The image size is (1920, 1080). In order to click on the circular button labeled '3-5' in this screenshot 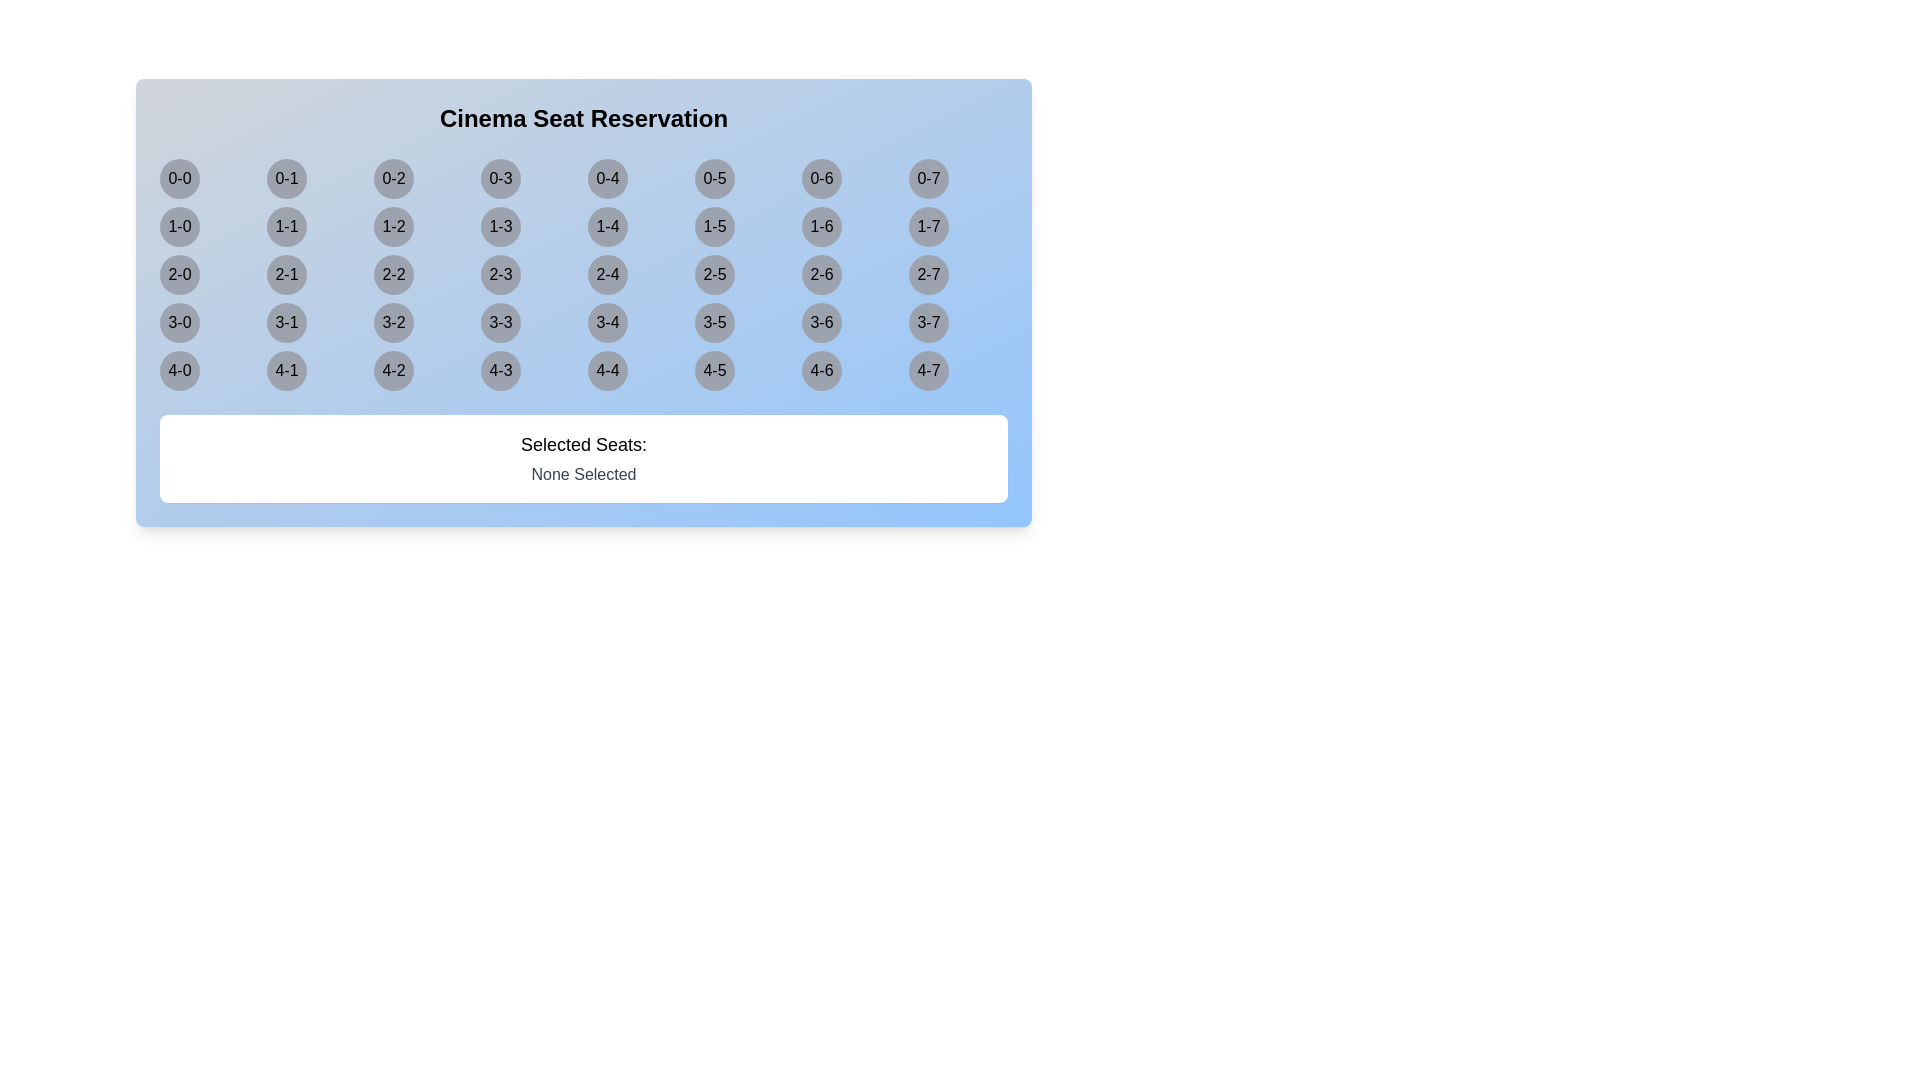, I will do `click(715, 322)`.